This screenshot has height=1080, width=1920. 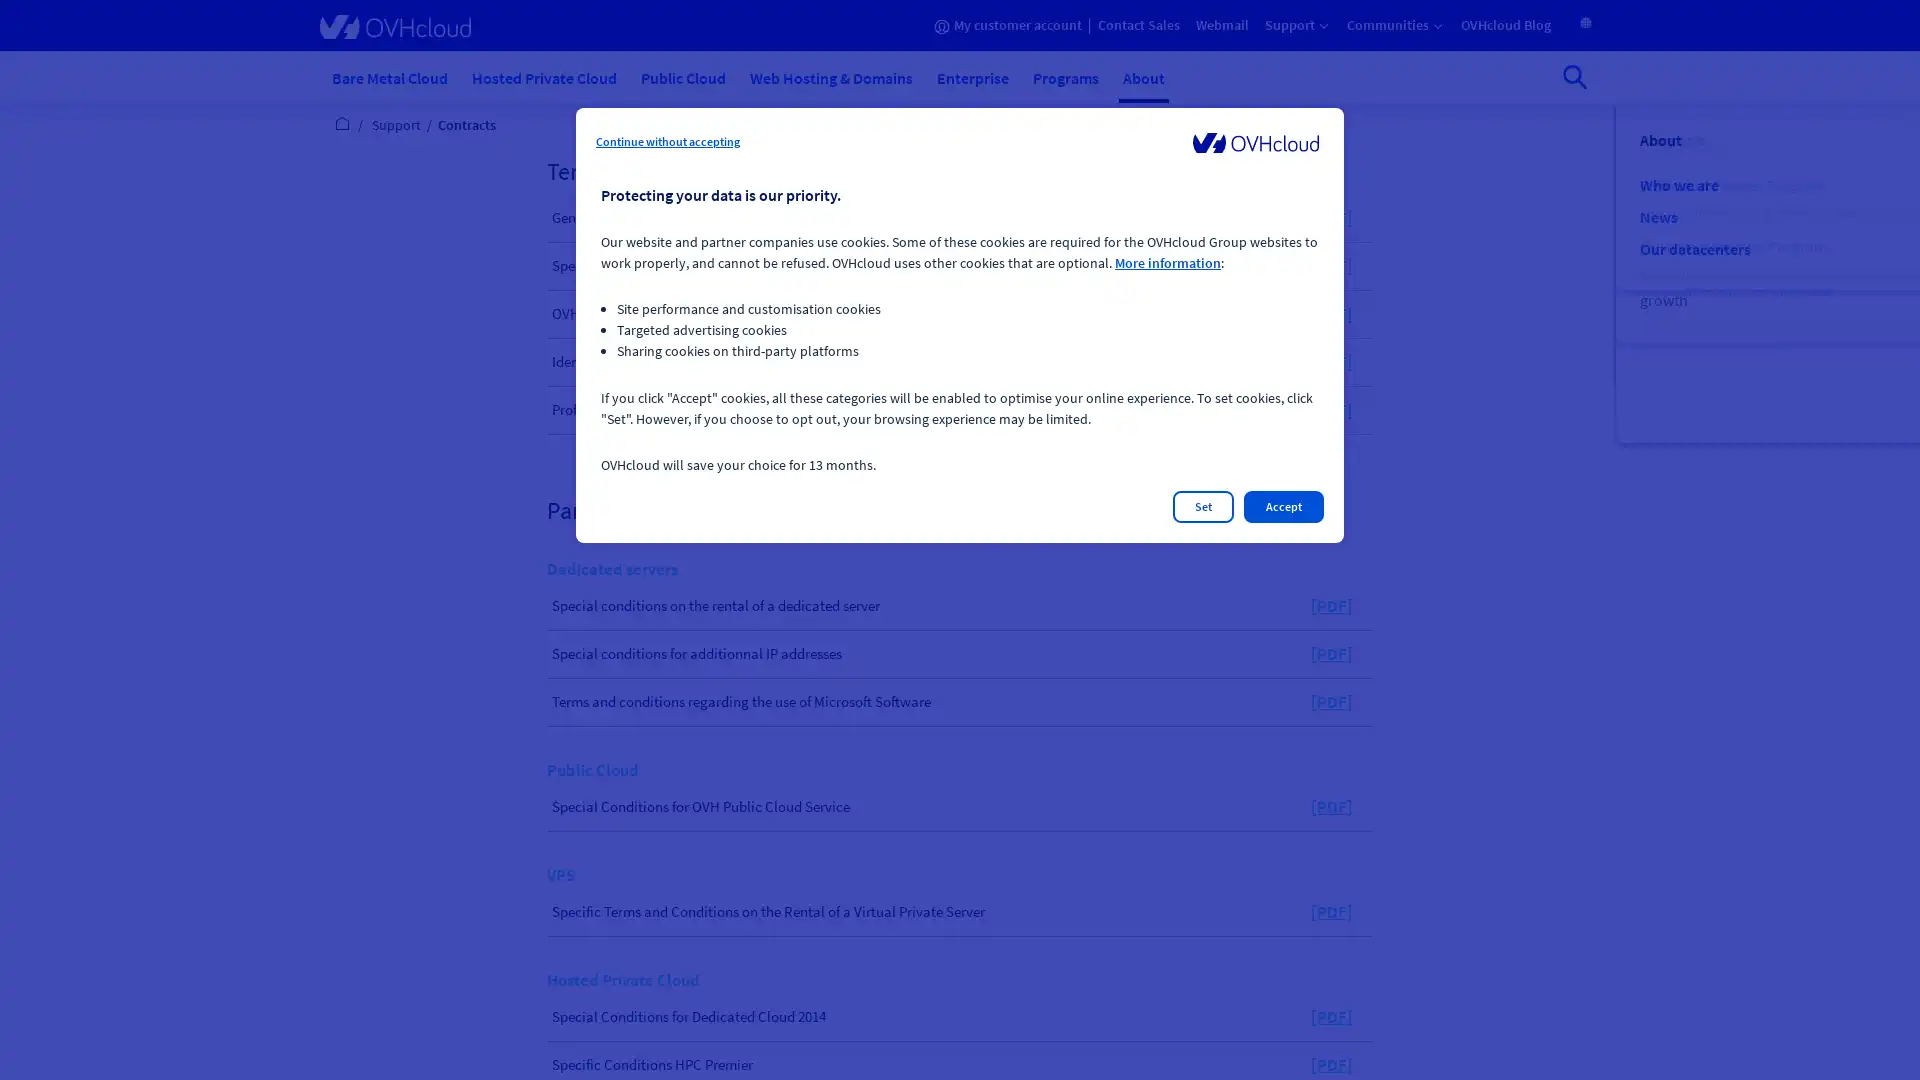 I want to click on Continue without accepting, so click(x=667, y=141).